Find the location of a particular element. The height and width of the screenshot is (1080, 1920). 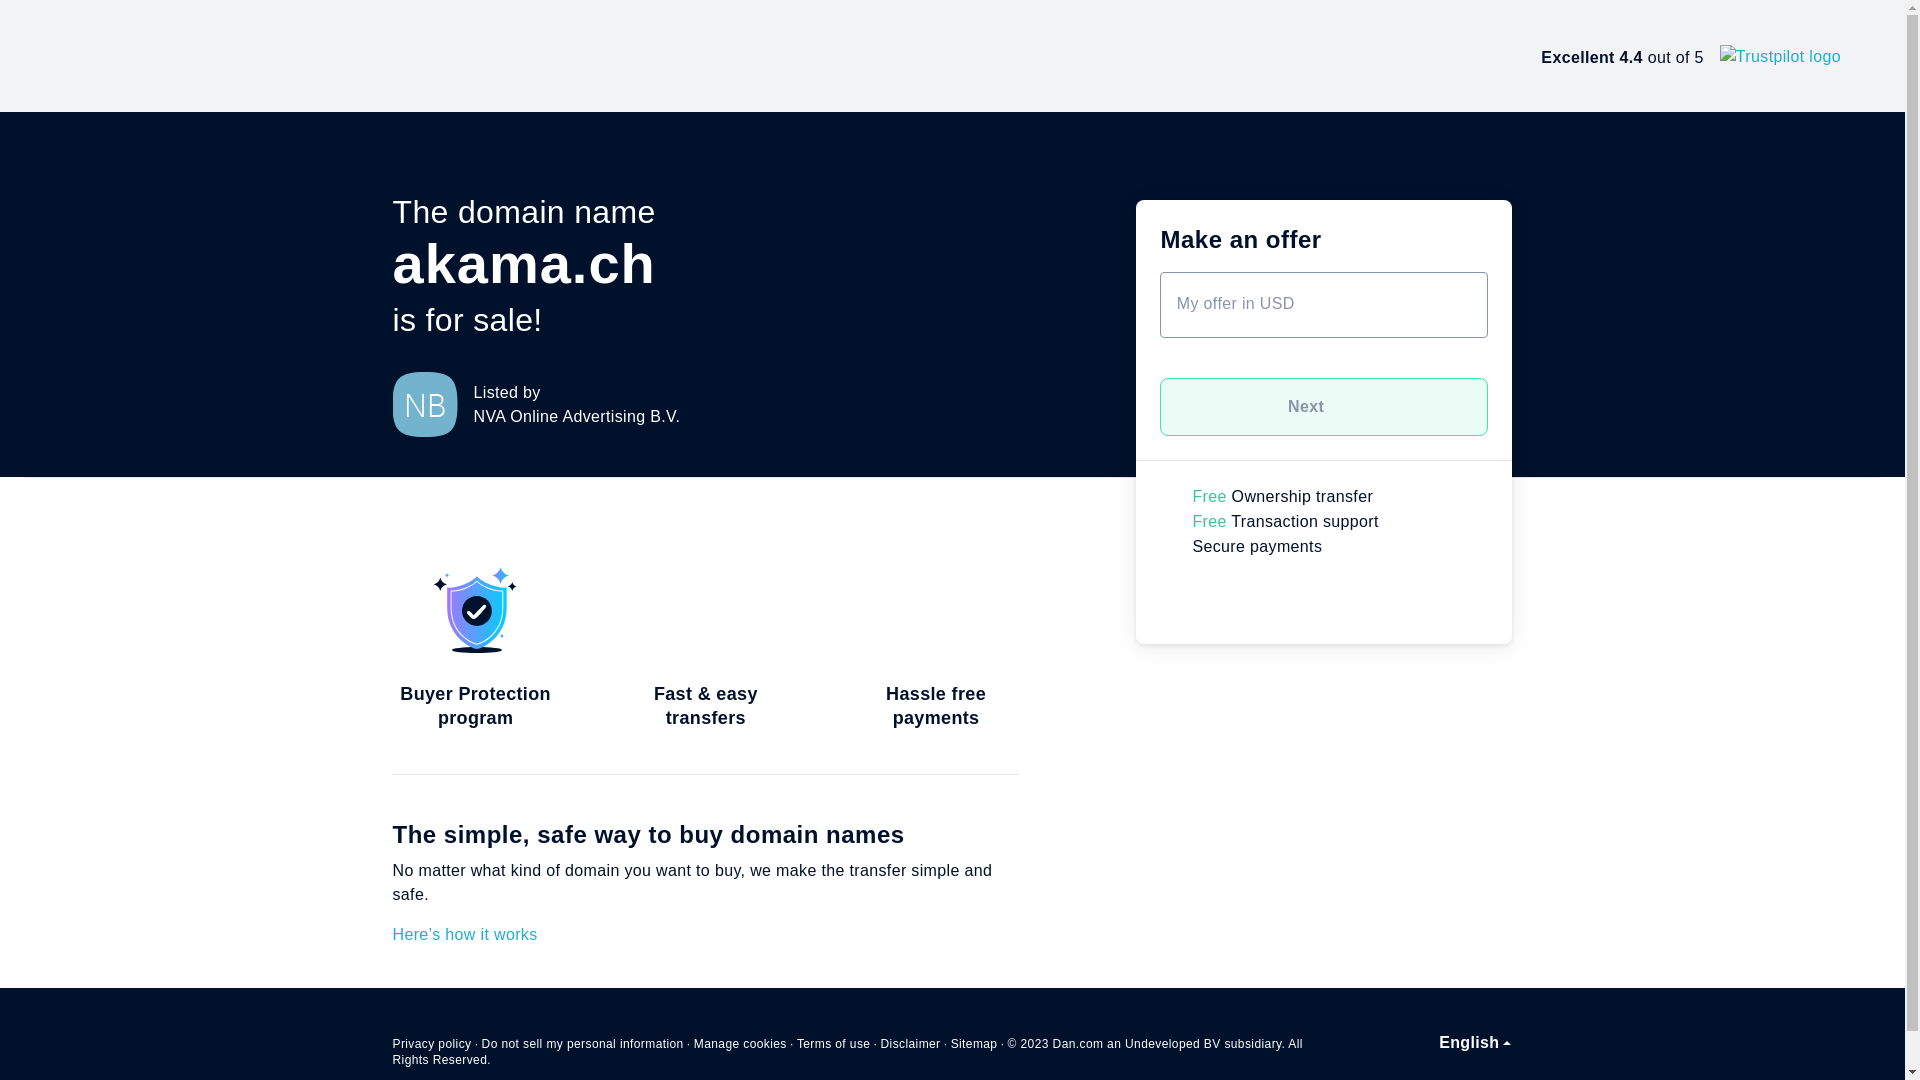

'Disclaimer' is located at coordinates (909, 1043).